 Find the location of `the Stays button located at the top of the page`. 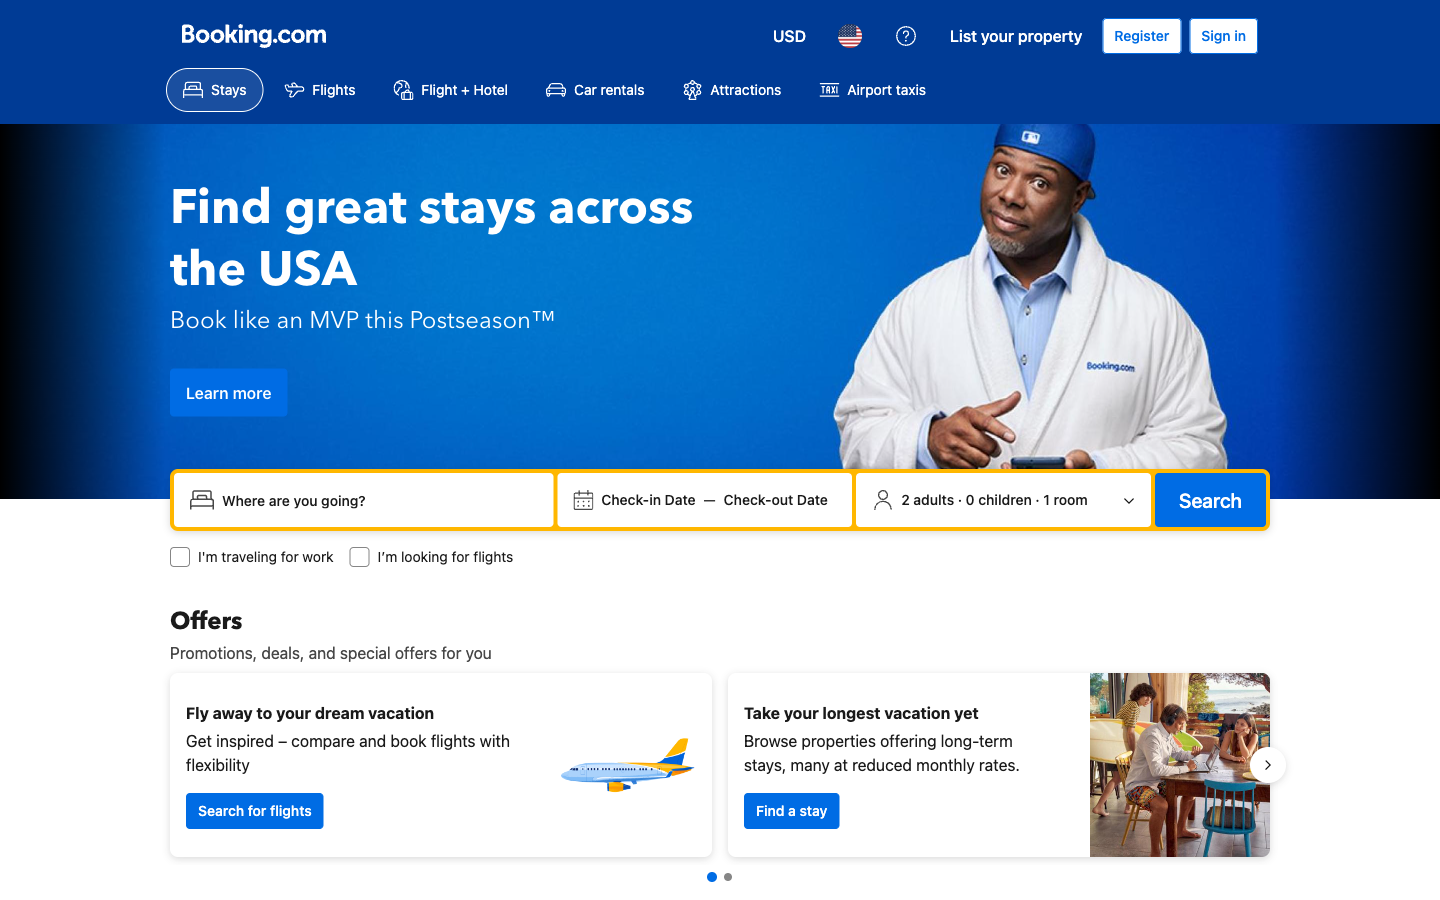

the Stays button located at the top of the page is located at coordinates (214, 89).